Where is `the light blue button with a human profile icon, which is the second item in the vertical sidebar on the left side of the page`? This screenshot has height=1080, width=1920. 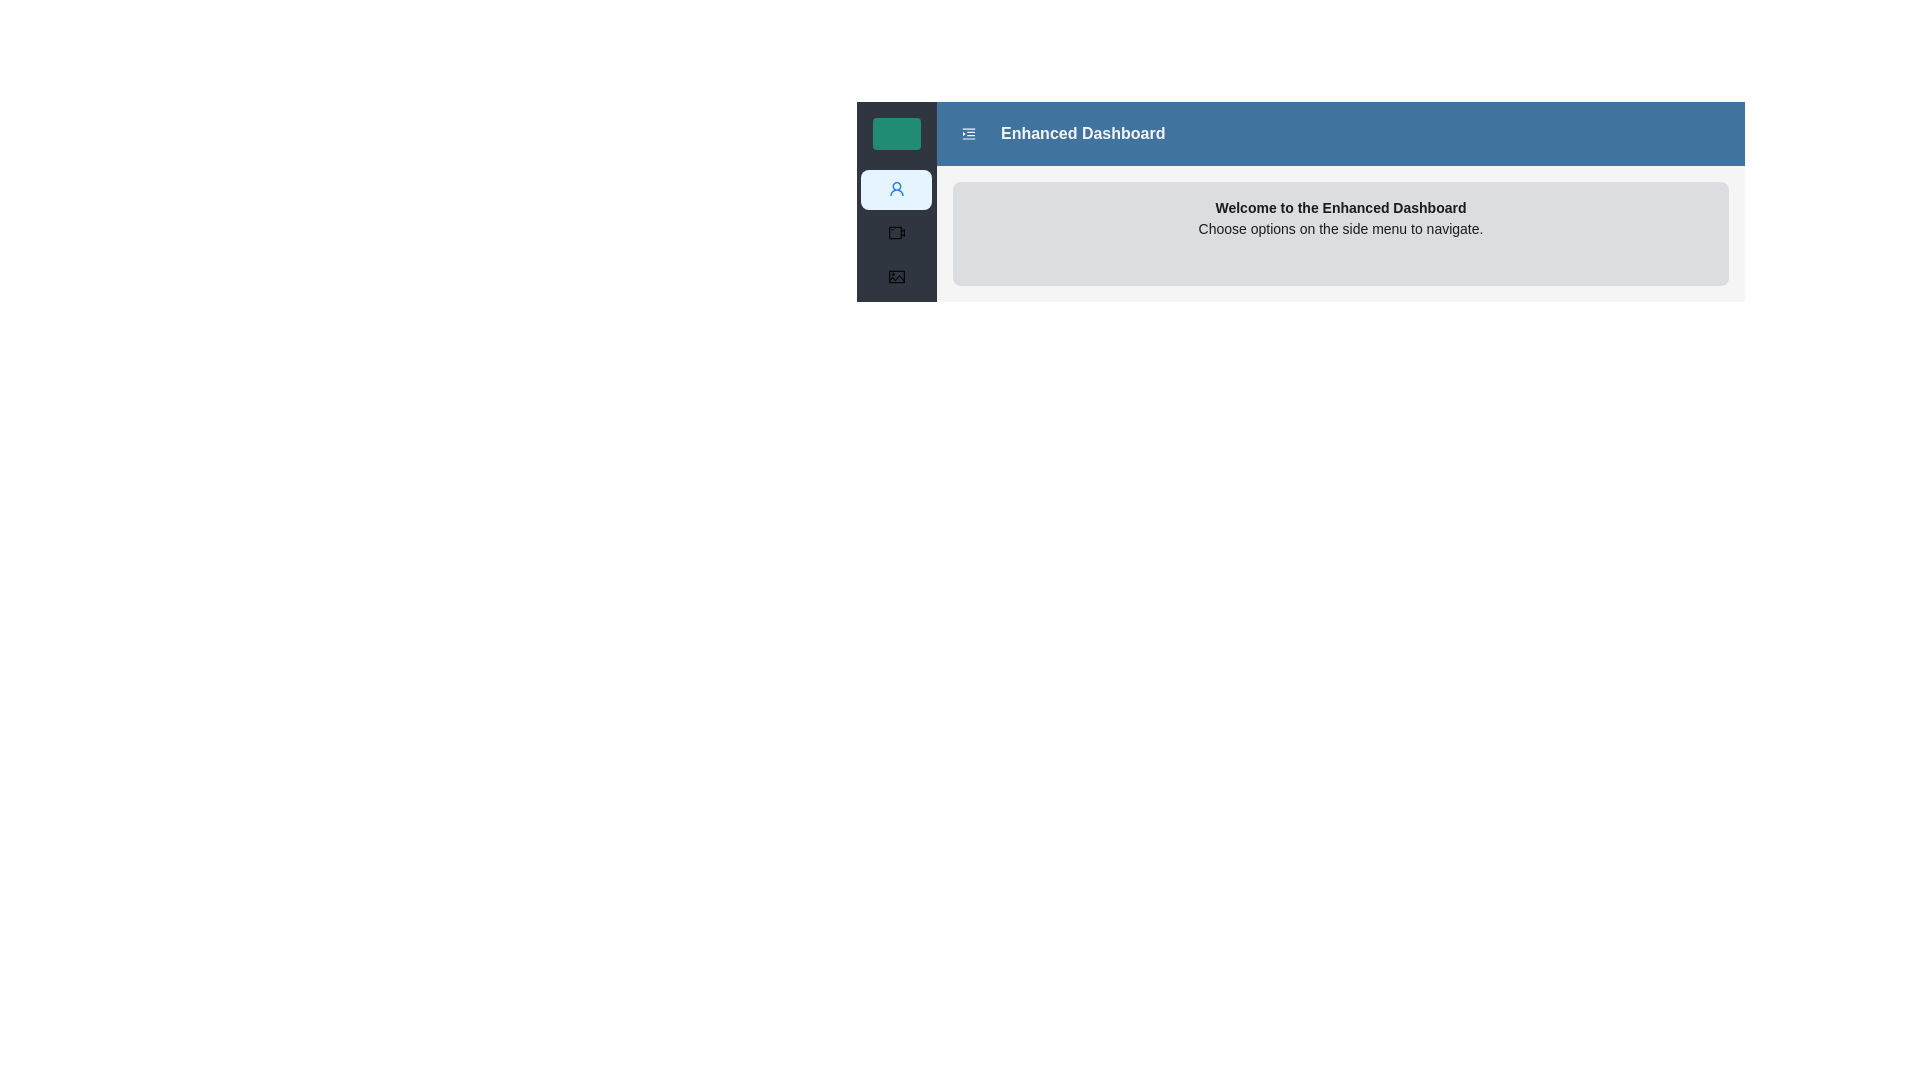 the light blue button with a human profile icon, which is the second item in the vertical sidebar on the left side of the page is located at coordinates (896, 201).